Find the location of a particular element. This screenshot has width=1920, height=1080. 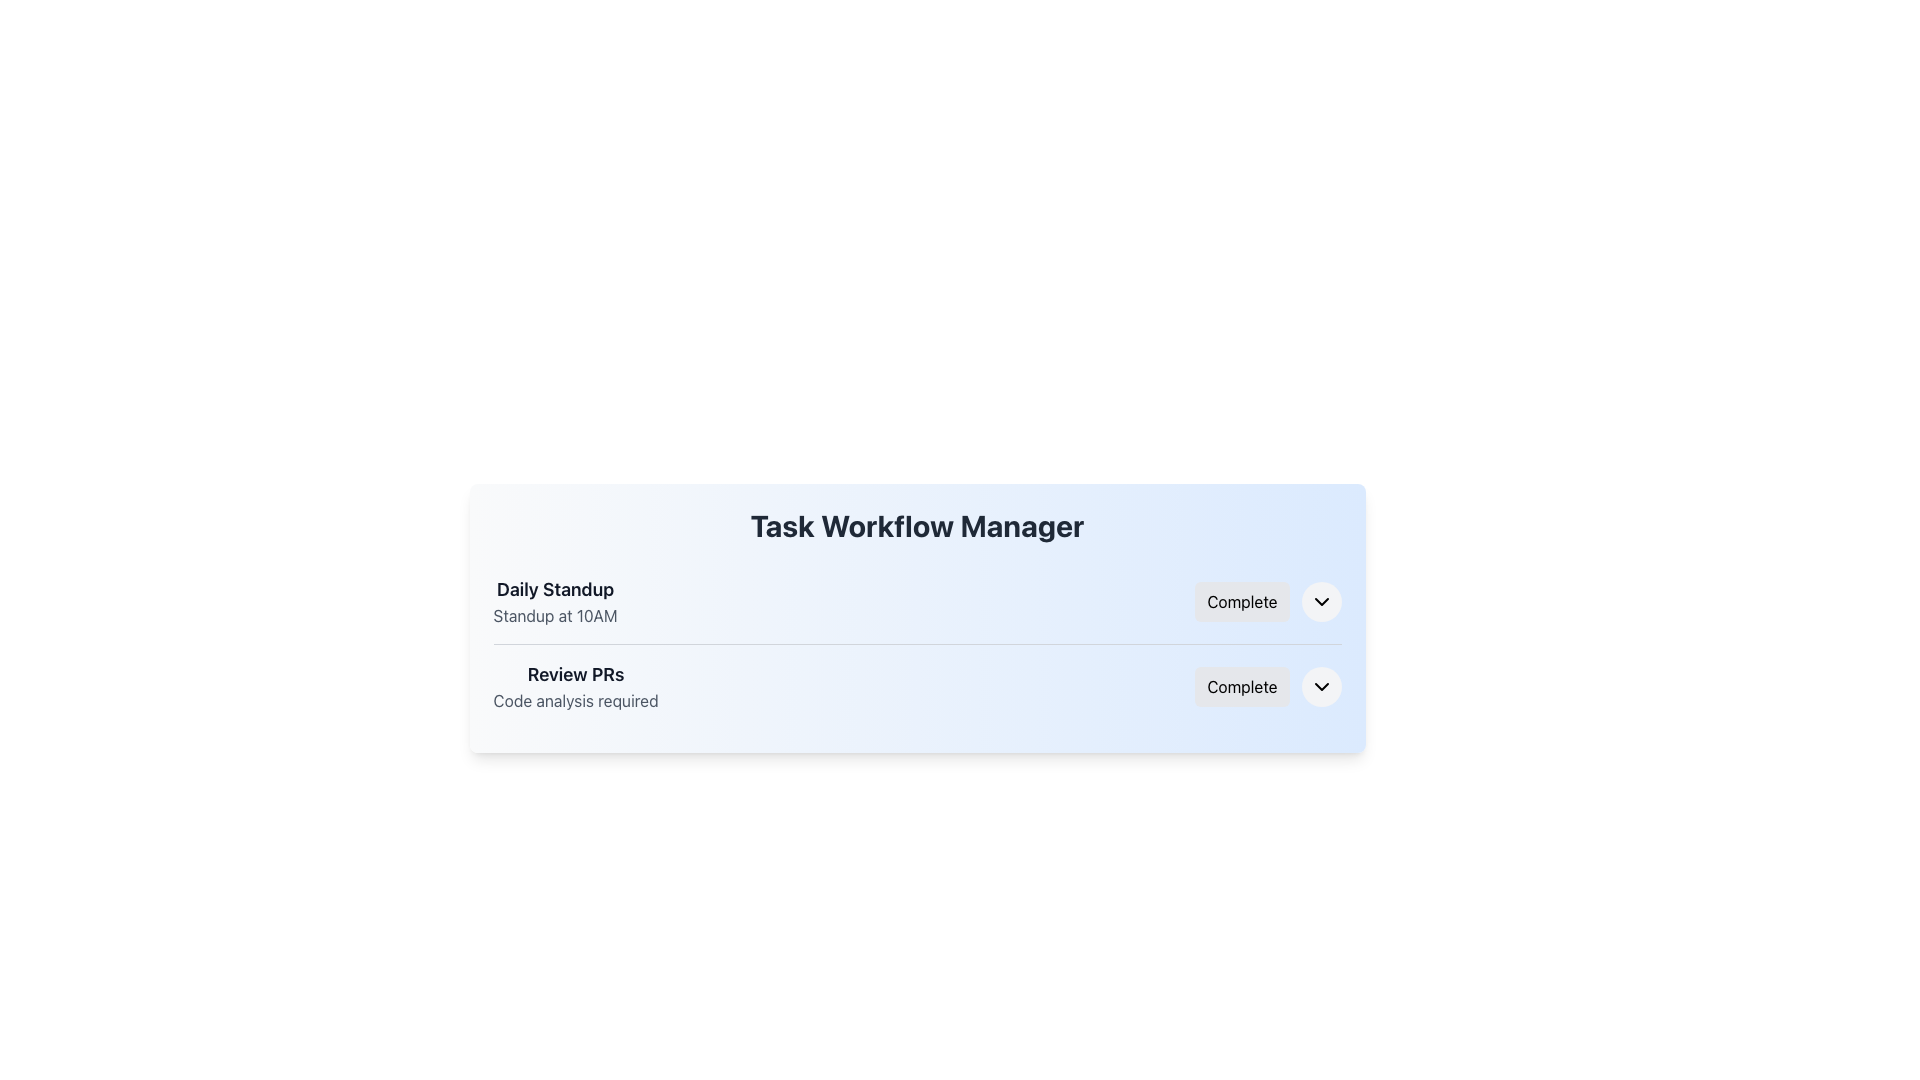

the 'Complete' button, which is a rectangular button with rounded corners and a light gray background, located in the bottom task item labeled 'Review PRs - Code analysis required' is located at coordinates (1241, 685).